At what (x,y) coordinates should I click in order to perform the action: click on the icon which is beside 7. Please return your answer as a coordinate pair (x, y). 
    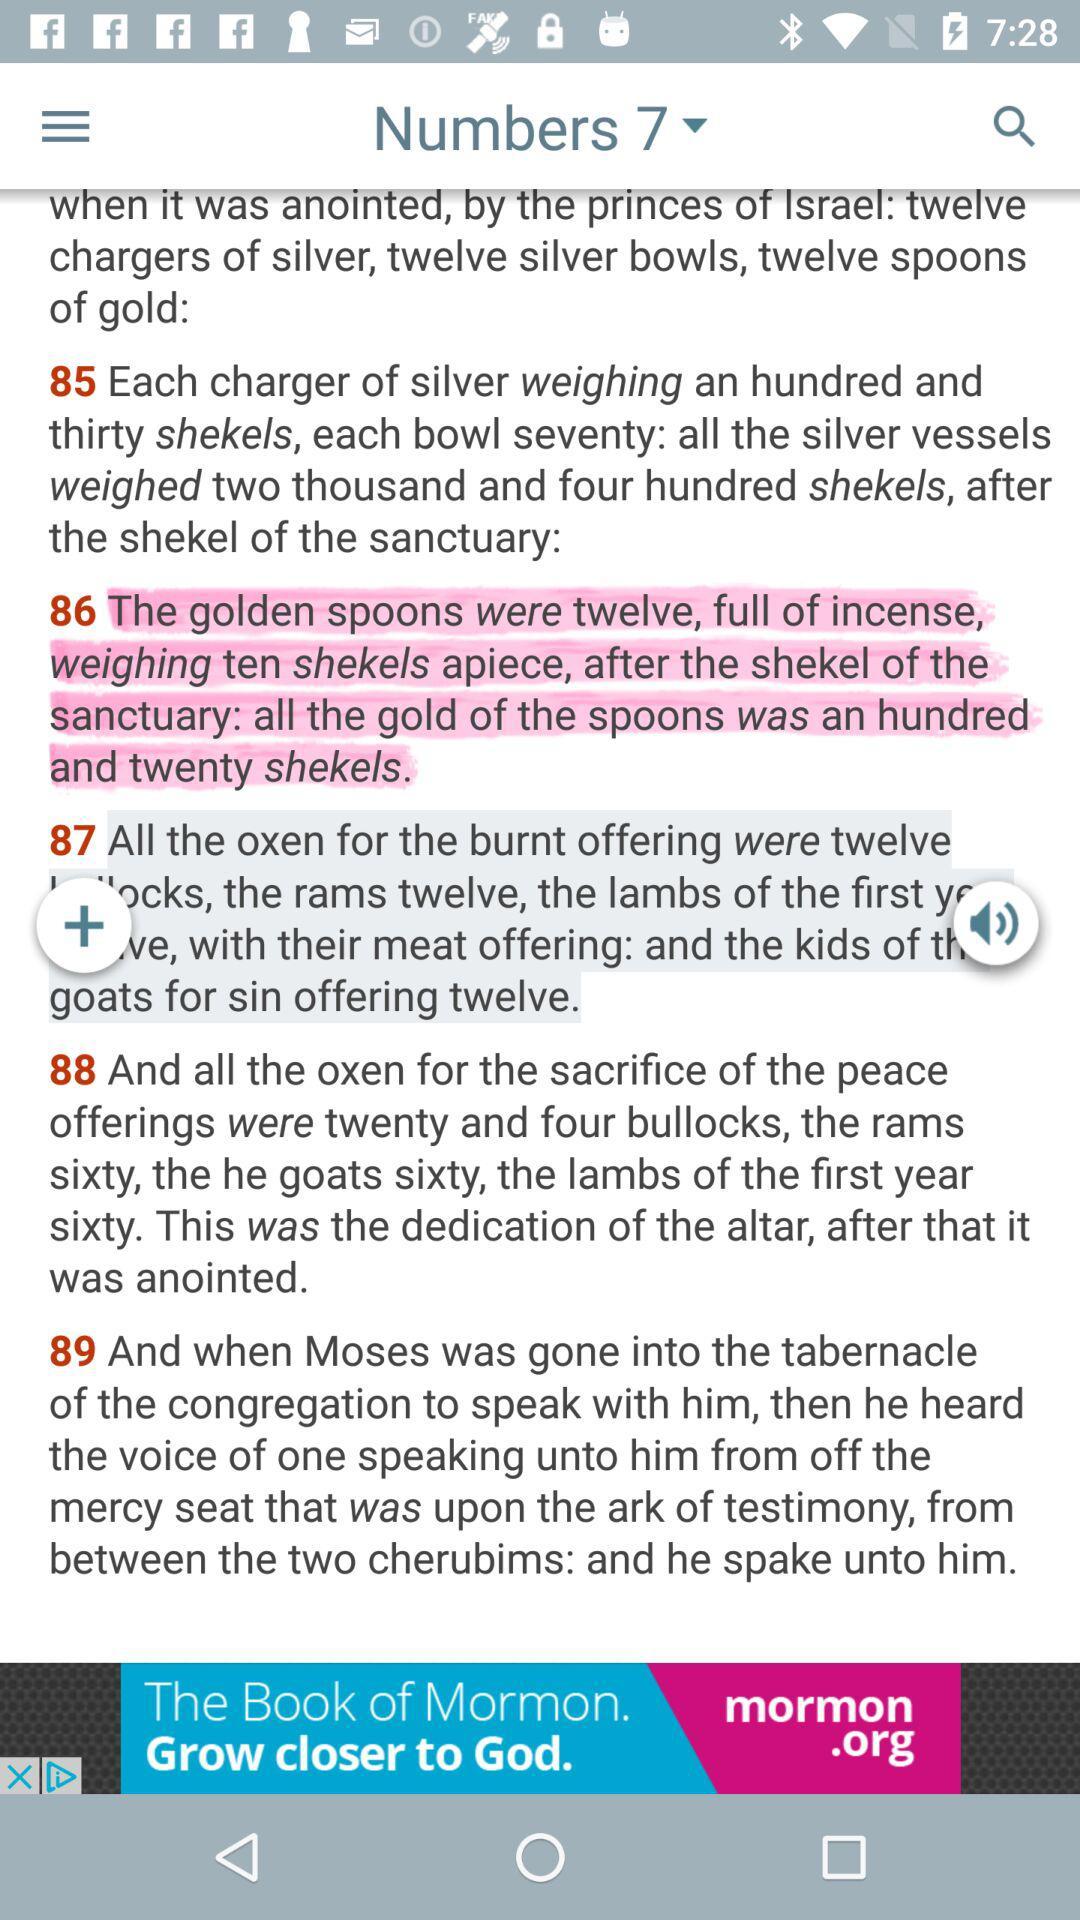
    Looking at the image, I should click on (693, 124).